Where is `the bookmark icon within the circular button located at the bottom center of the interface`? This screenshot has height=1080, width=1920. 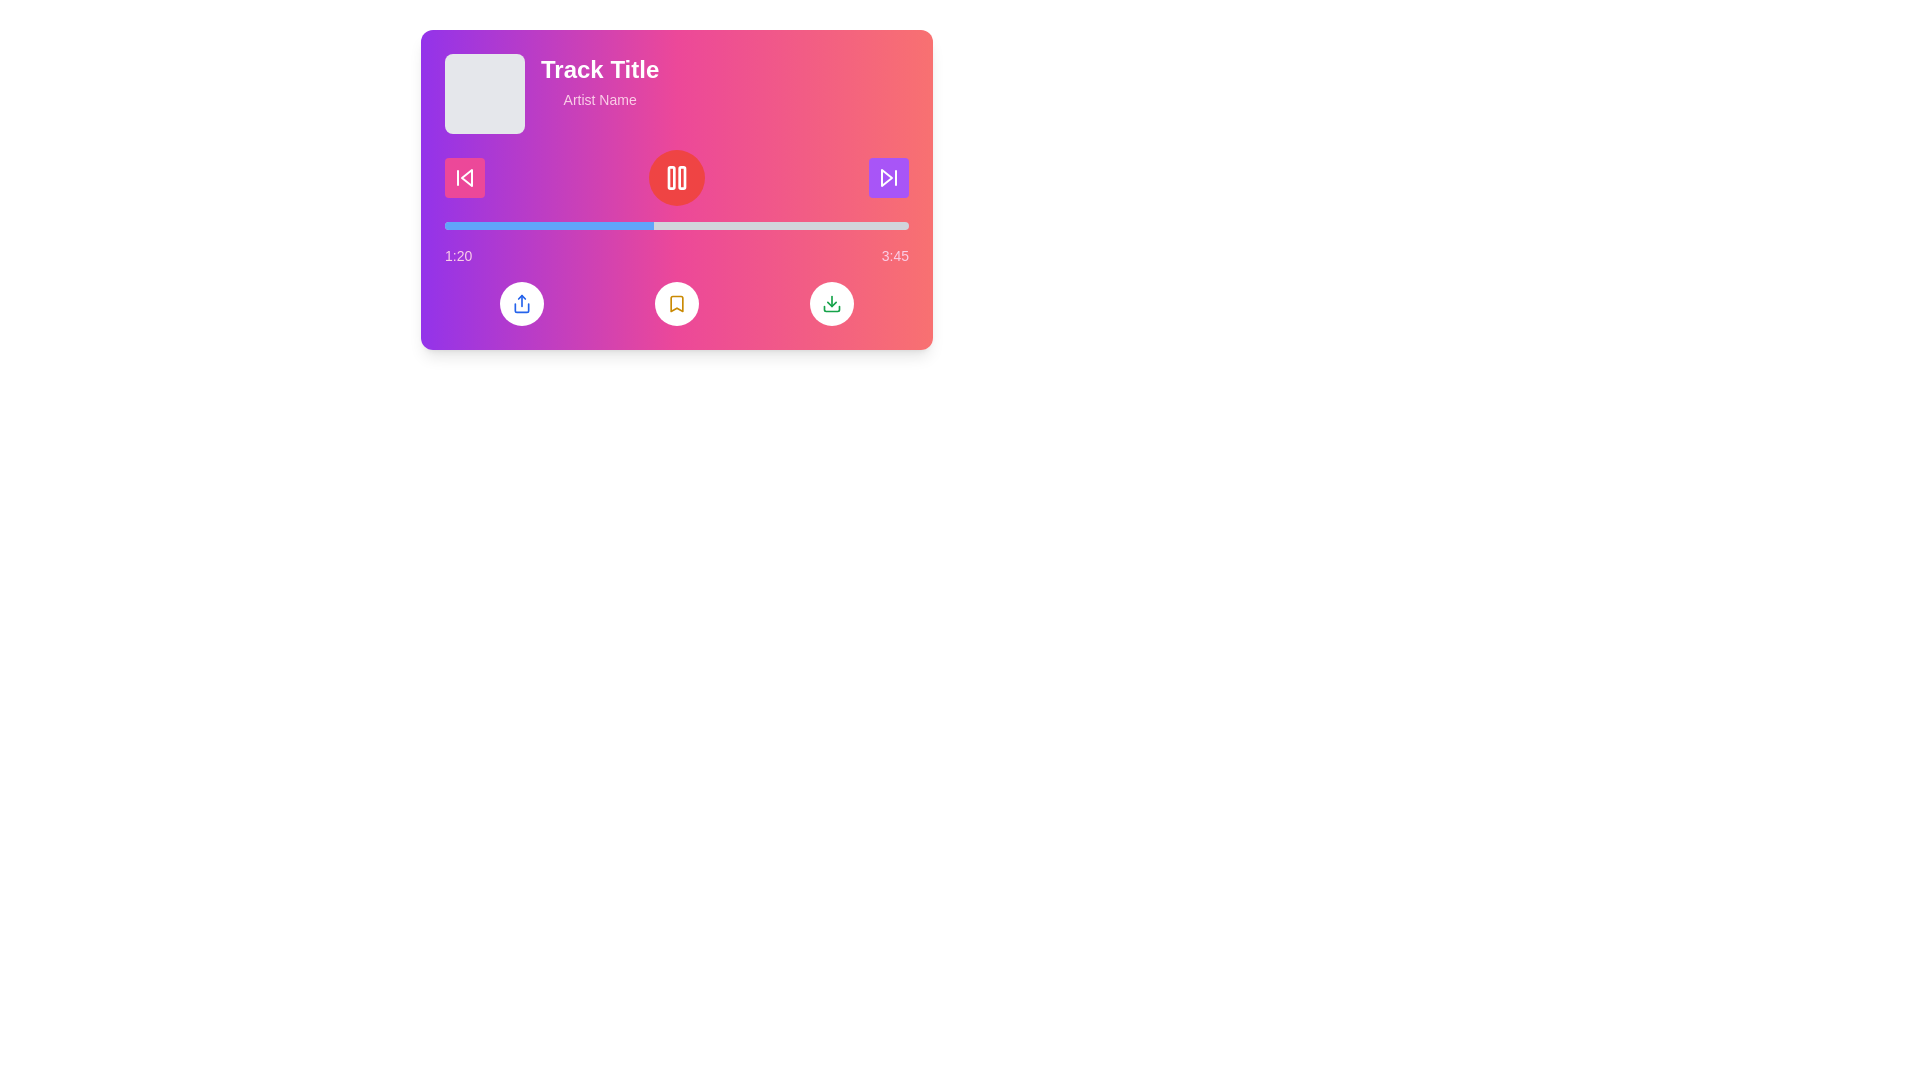 the bookmark icon within the circular button located at the bottom center of the interface is located at coordinates (676, 304).